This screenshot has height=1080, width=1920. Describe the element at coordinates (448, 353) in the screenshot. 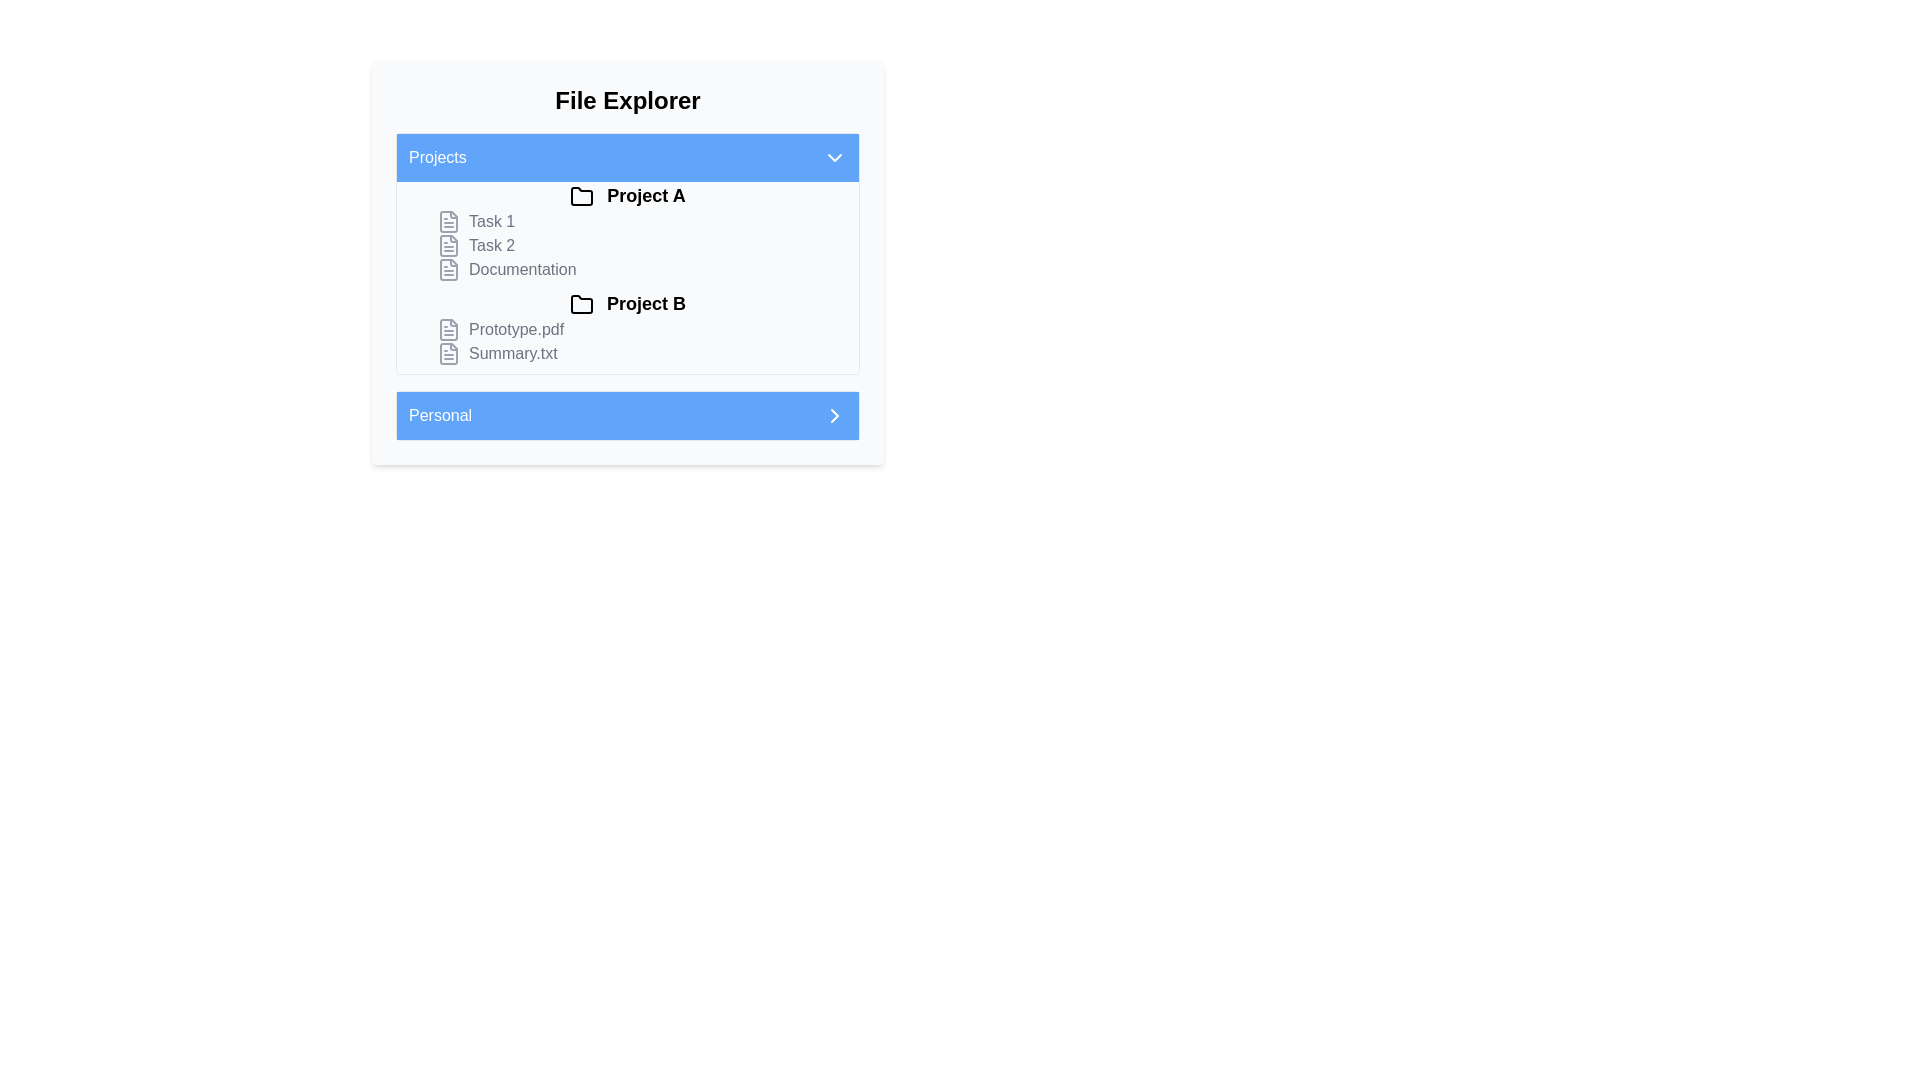

I see `the file icon represented by a minimalist document with folded edges, located to the left of 'Summary.txt' in the File Explorer, as the fourth item in the list of projects` at that location.